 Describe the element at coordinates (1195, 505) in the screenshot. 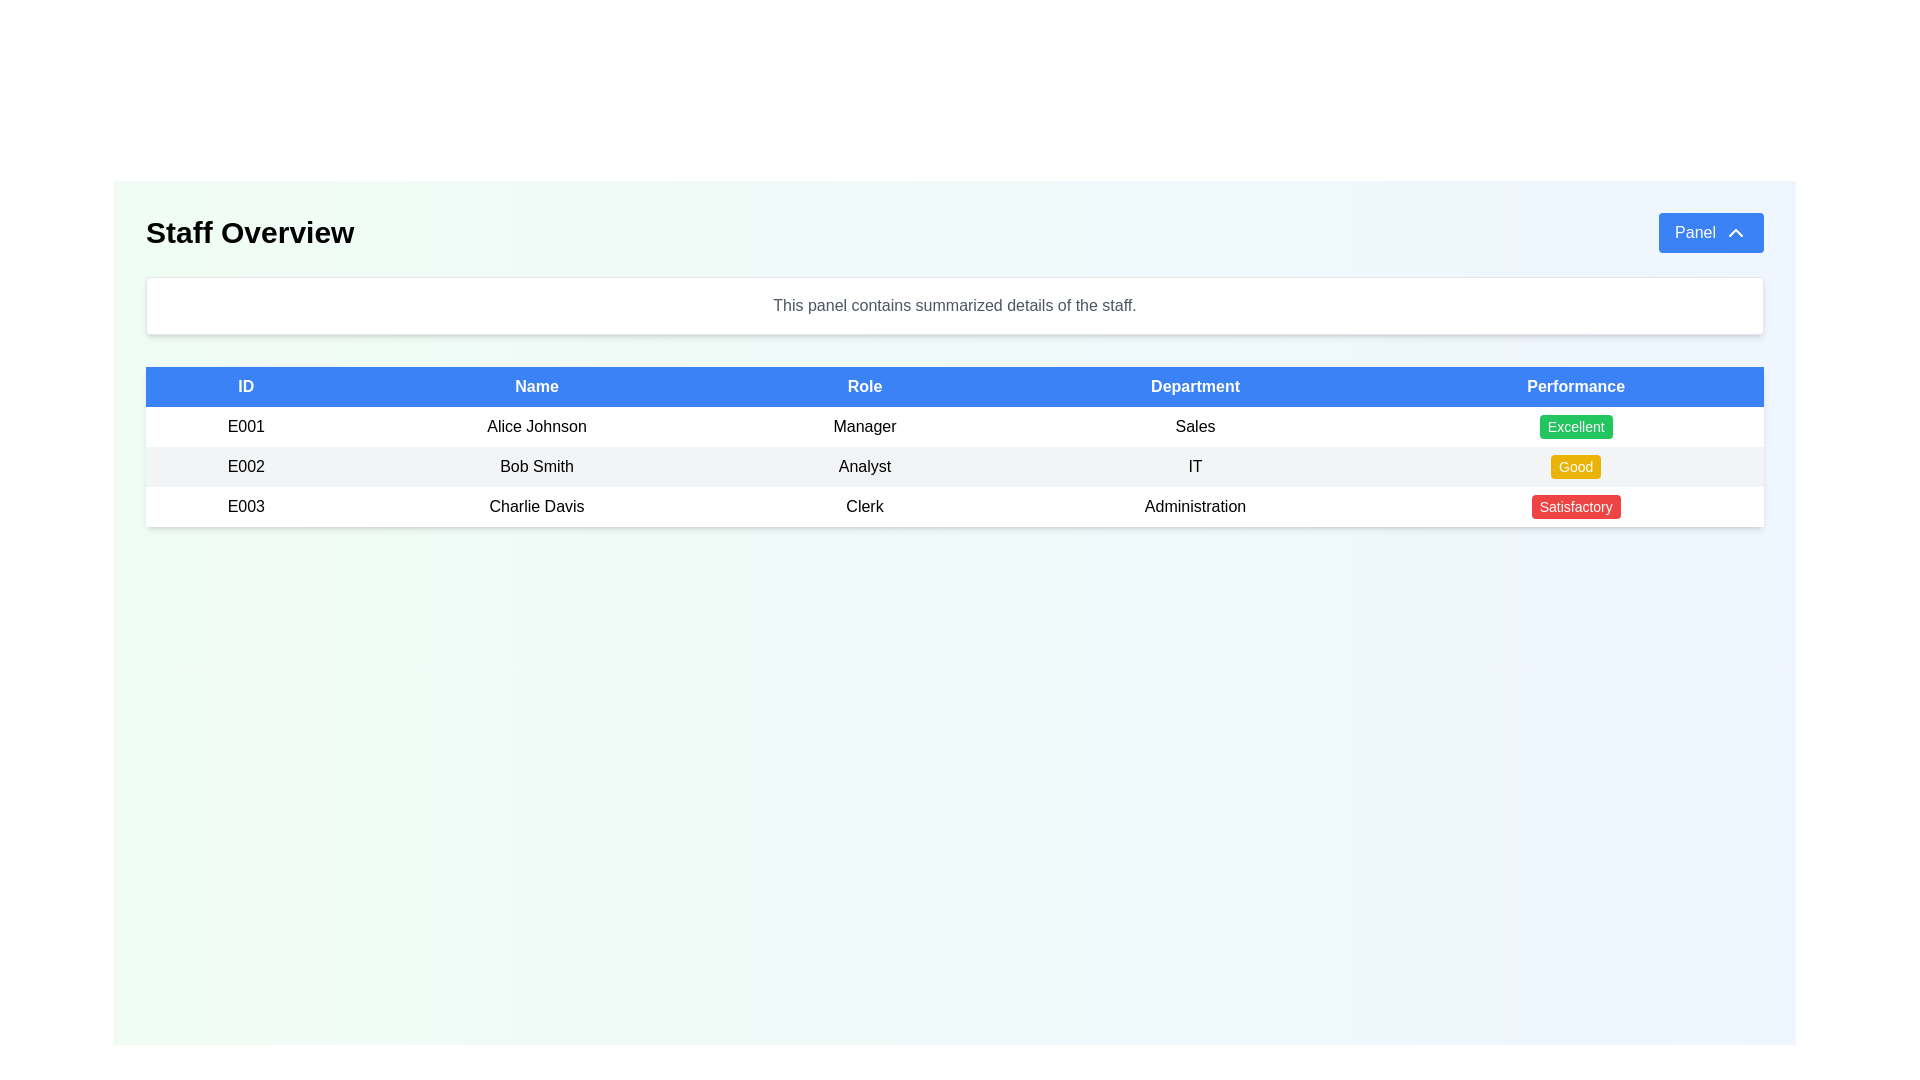

I see `the static text field displaying 'Administration' in the 'Department' column of the third row in the 'Staff Overview' table` at that location.